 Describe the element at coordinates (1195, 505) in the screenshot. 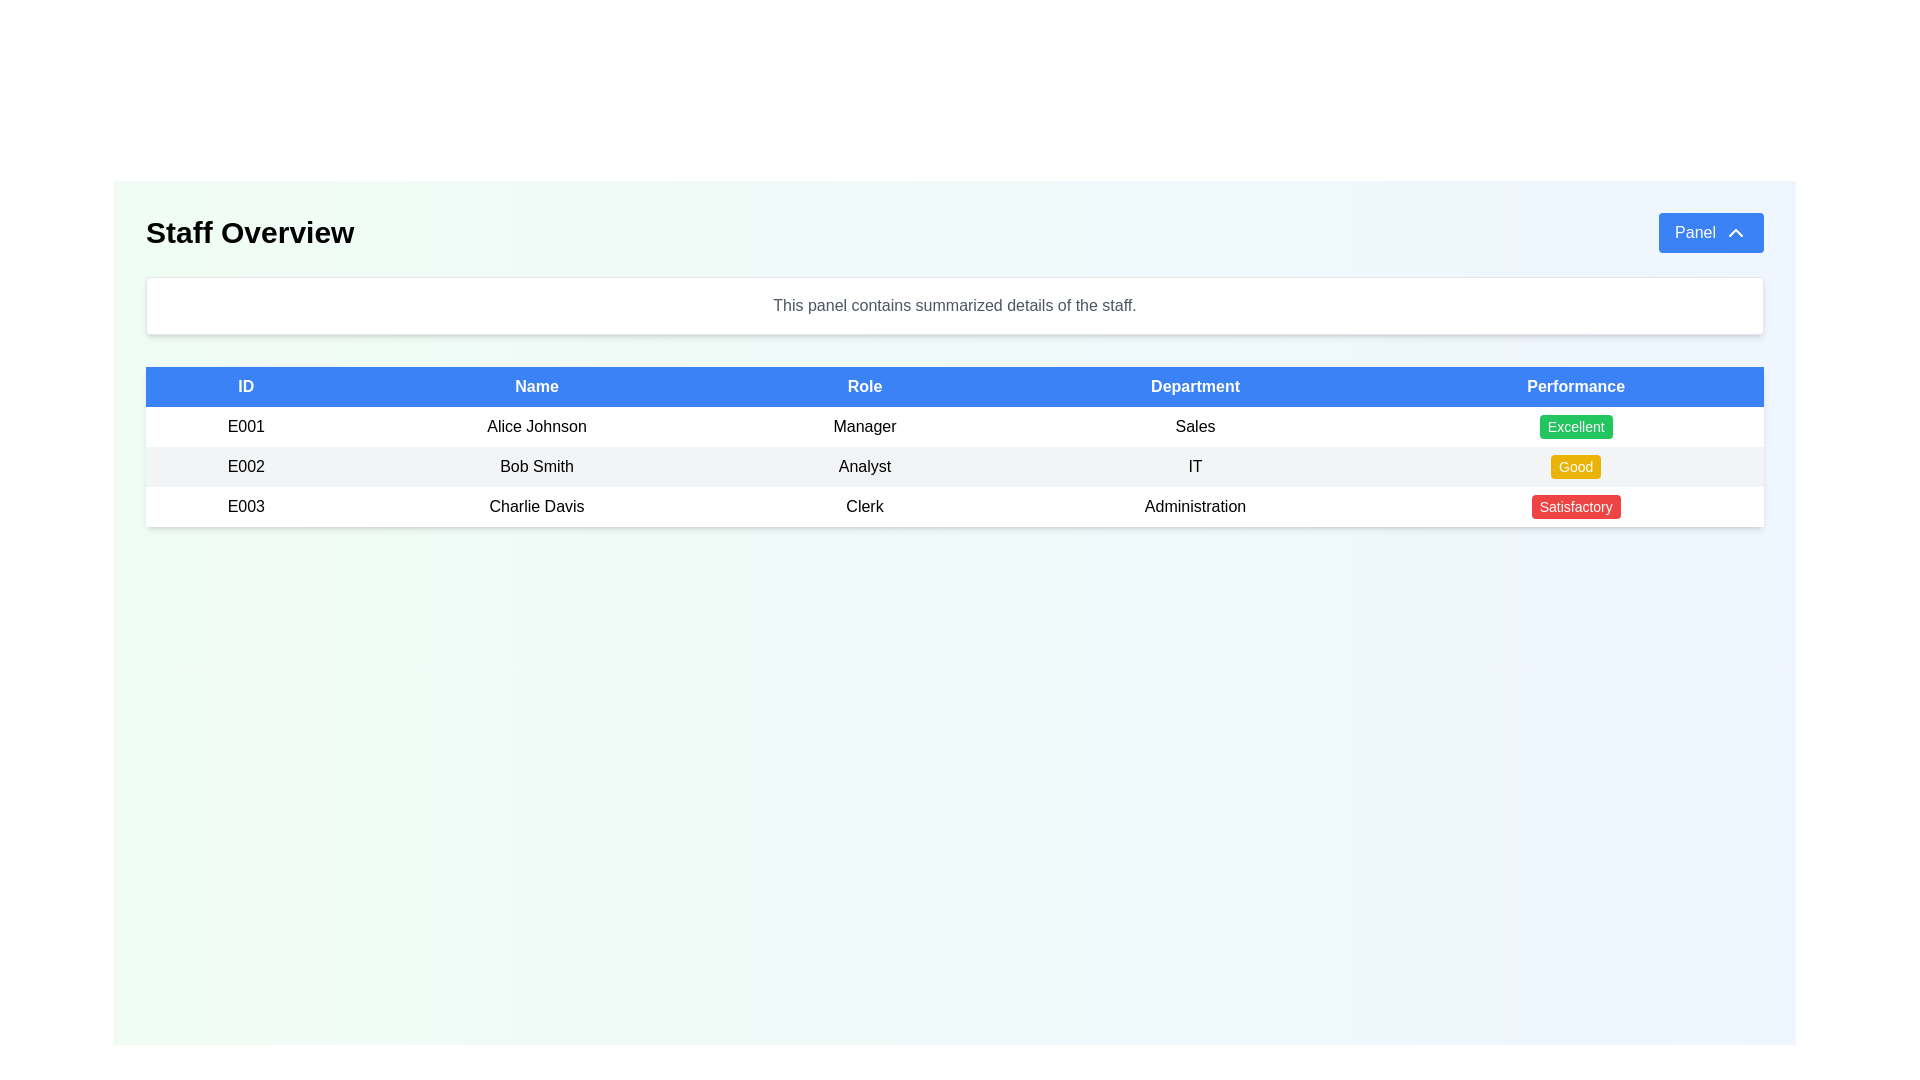

I see `the static text field displaying 'Administration' in the 'Department' column of the third row in the 'Staff Overview' table` at that location.